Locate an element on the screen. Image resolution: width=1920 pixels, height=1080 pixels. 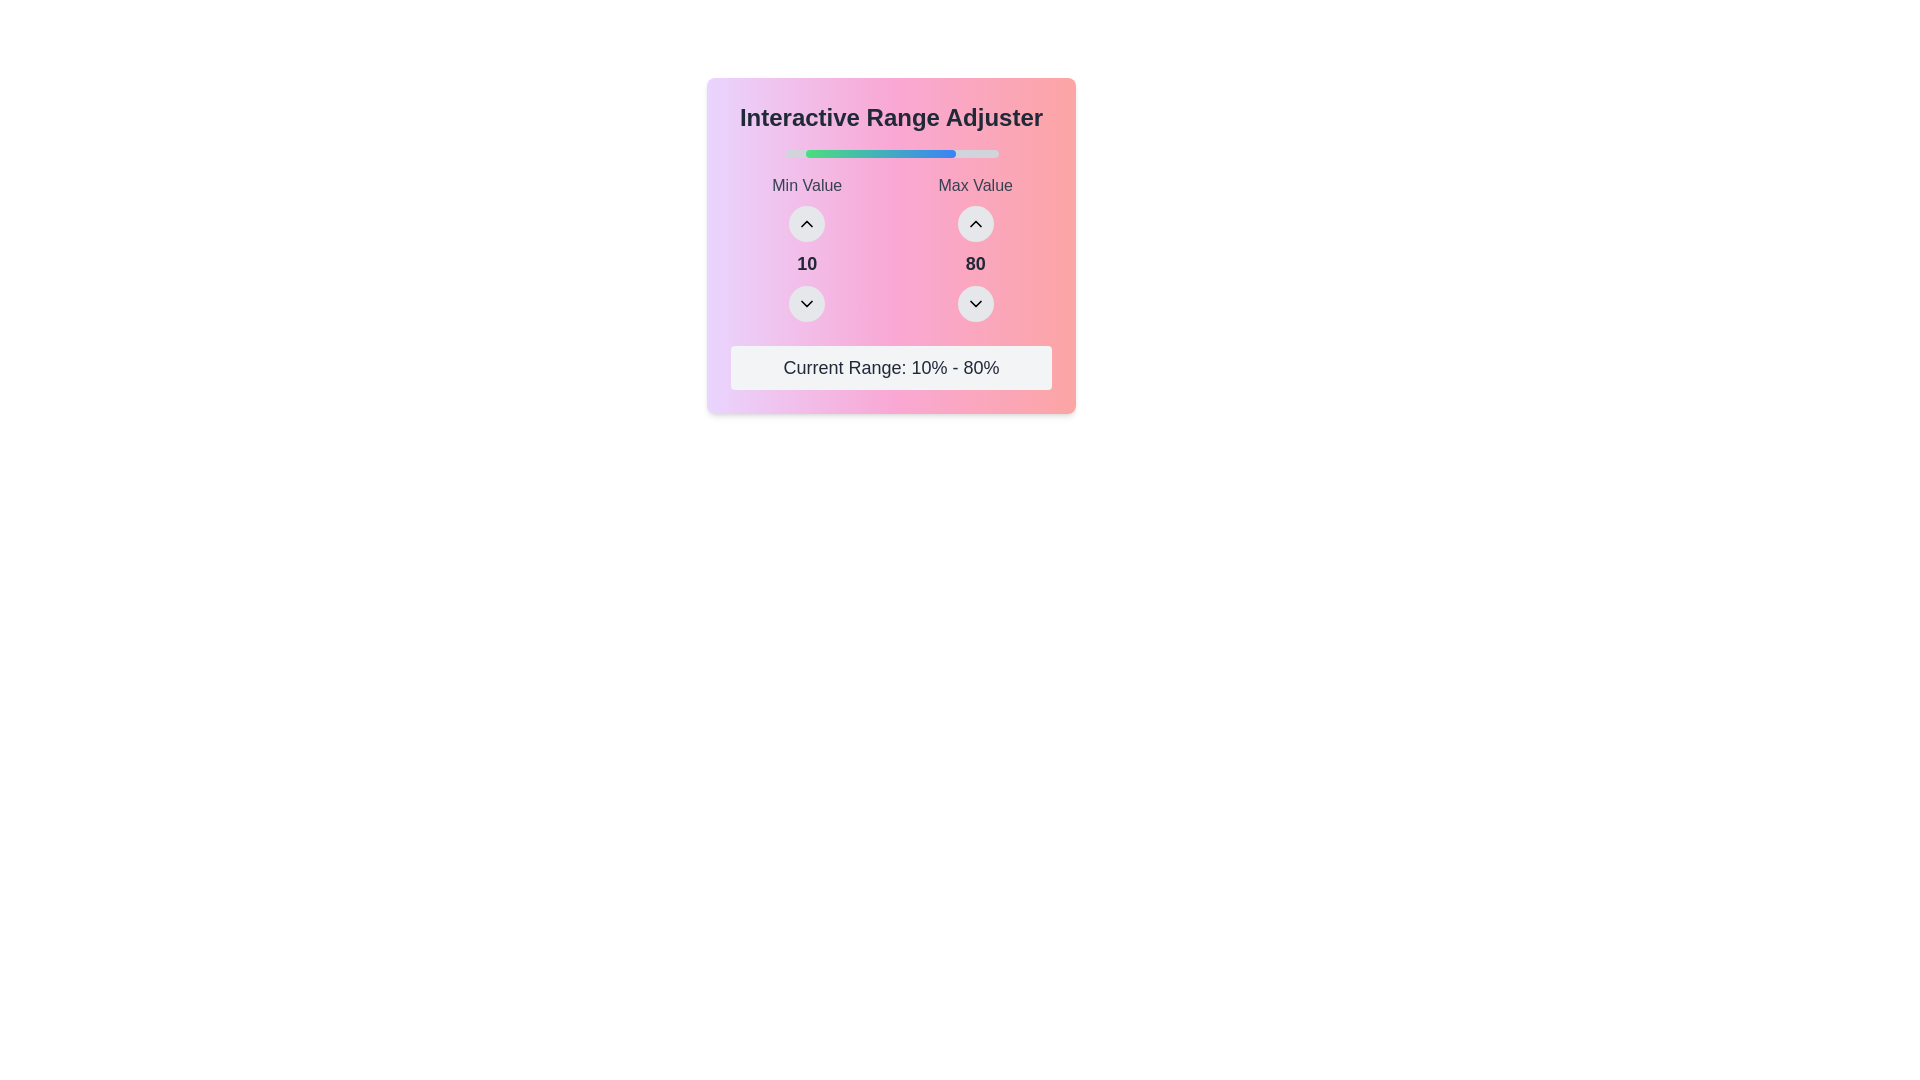
the rounded button with a light gray background and downward-pointing arrow icon located in the 'Interactive Range Adjuster' component, situated between the number '10' and the label 'Current Range: 10% - 80%' is located at coordinates (807, 304).